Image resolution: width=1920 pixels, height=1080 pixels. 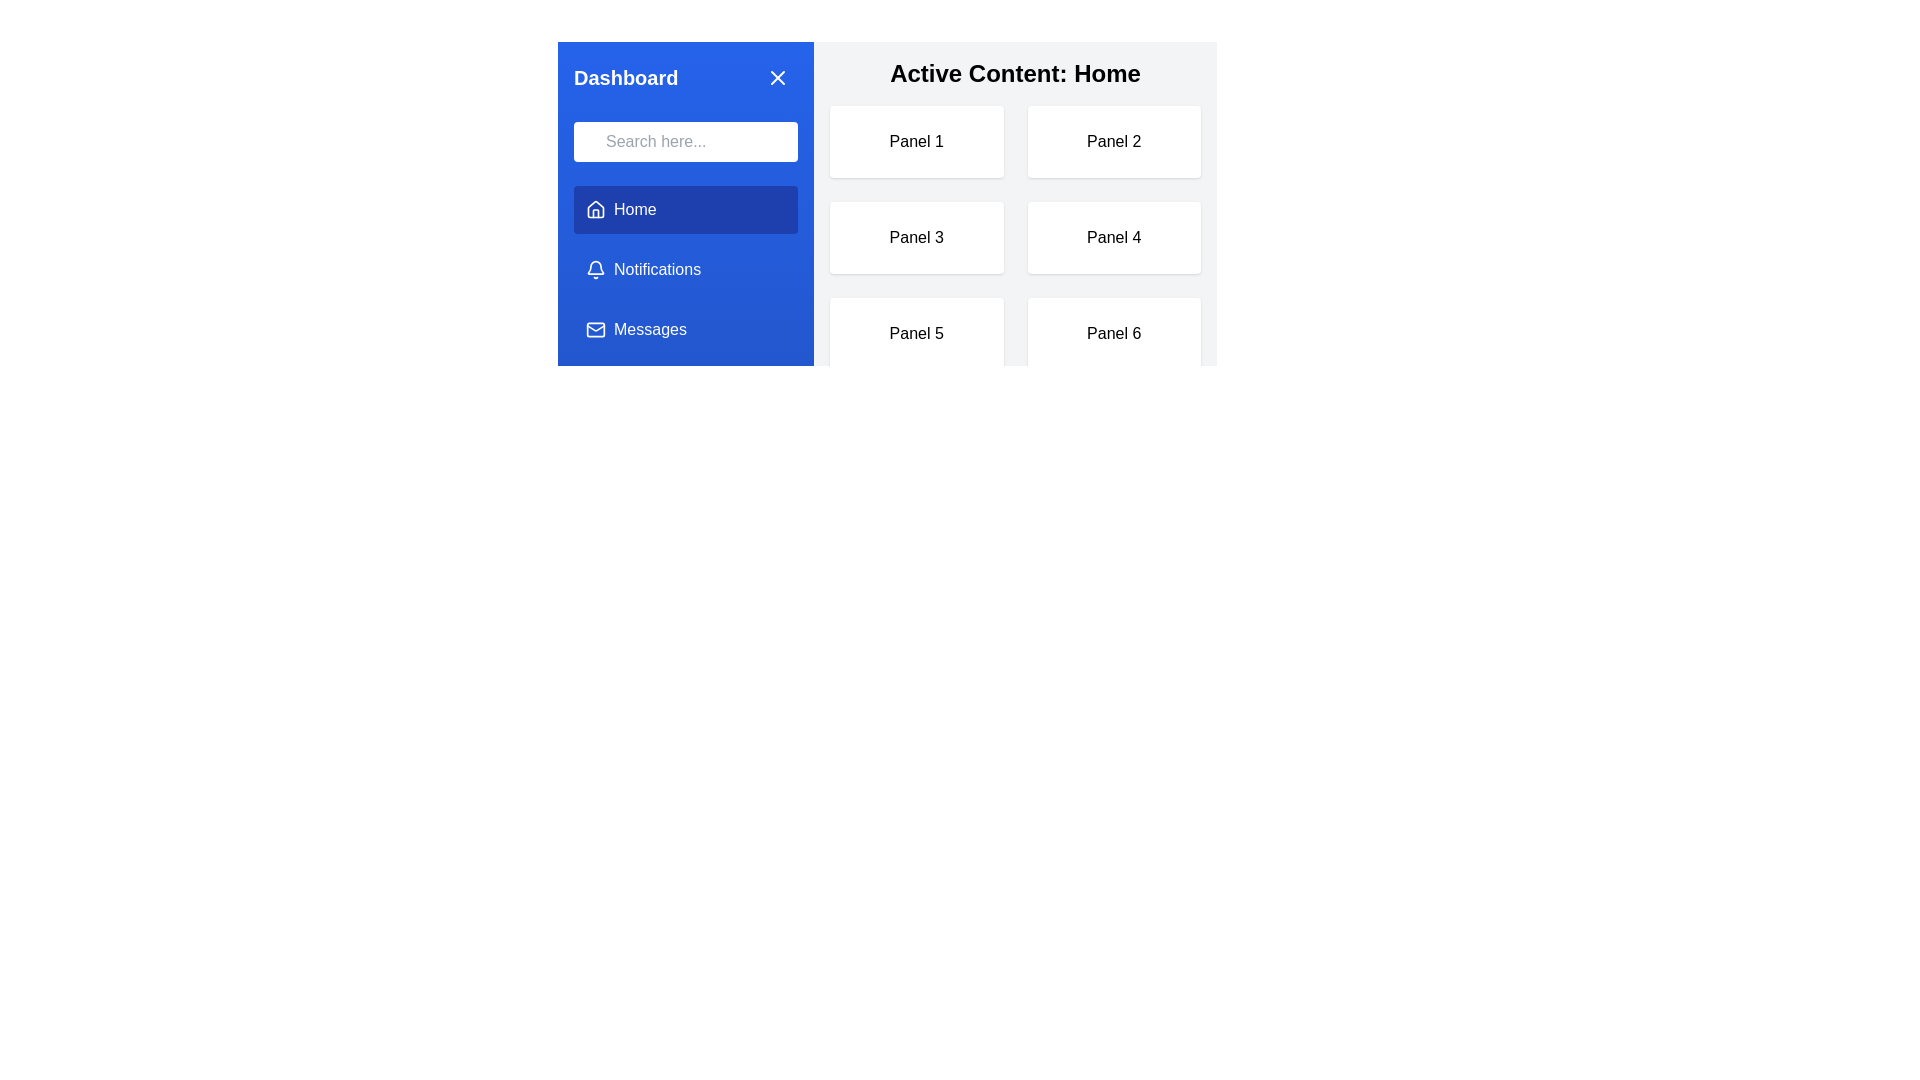 I want to click on the menu item labeled Notifications to change the active content, so click(x=686, y=270).